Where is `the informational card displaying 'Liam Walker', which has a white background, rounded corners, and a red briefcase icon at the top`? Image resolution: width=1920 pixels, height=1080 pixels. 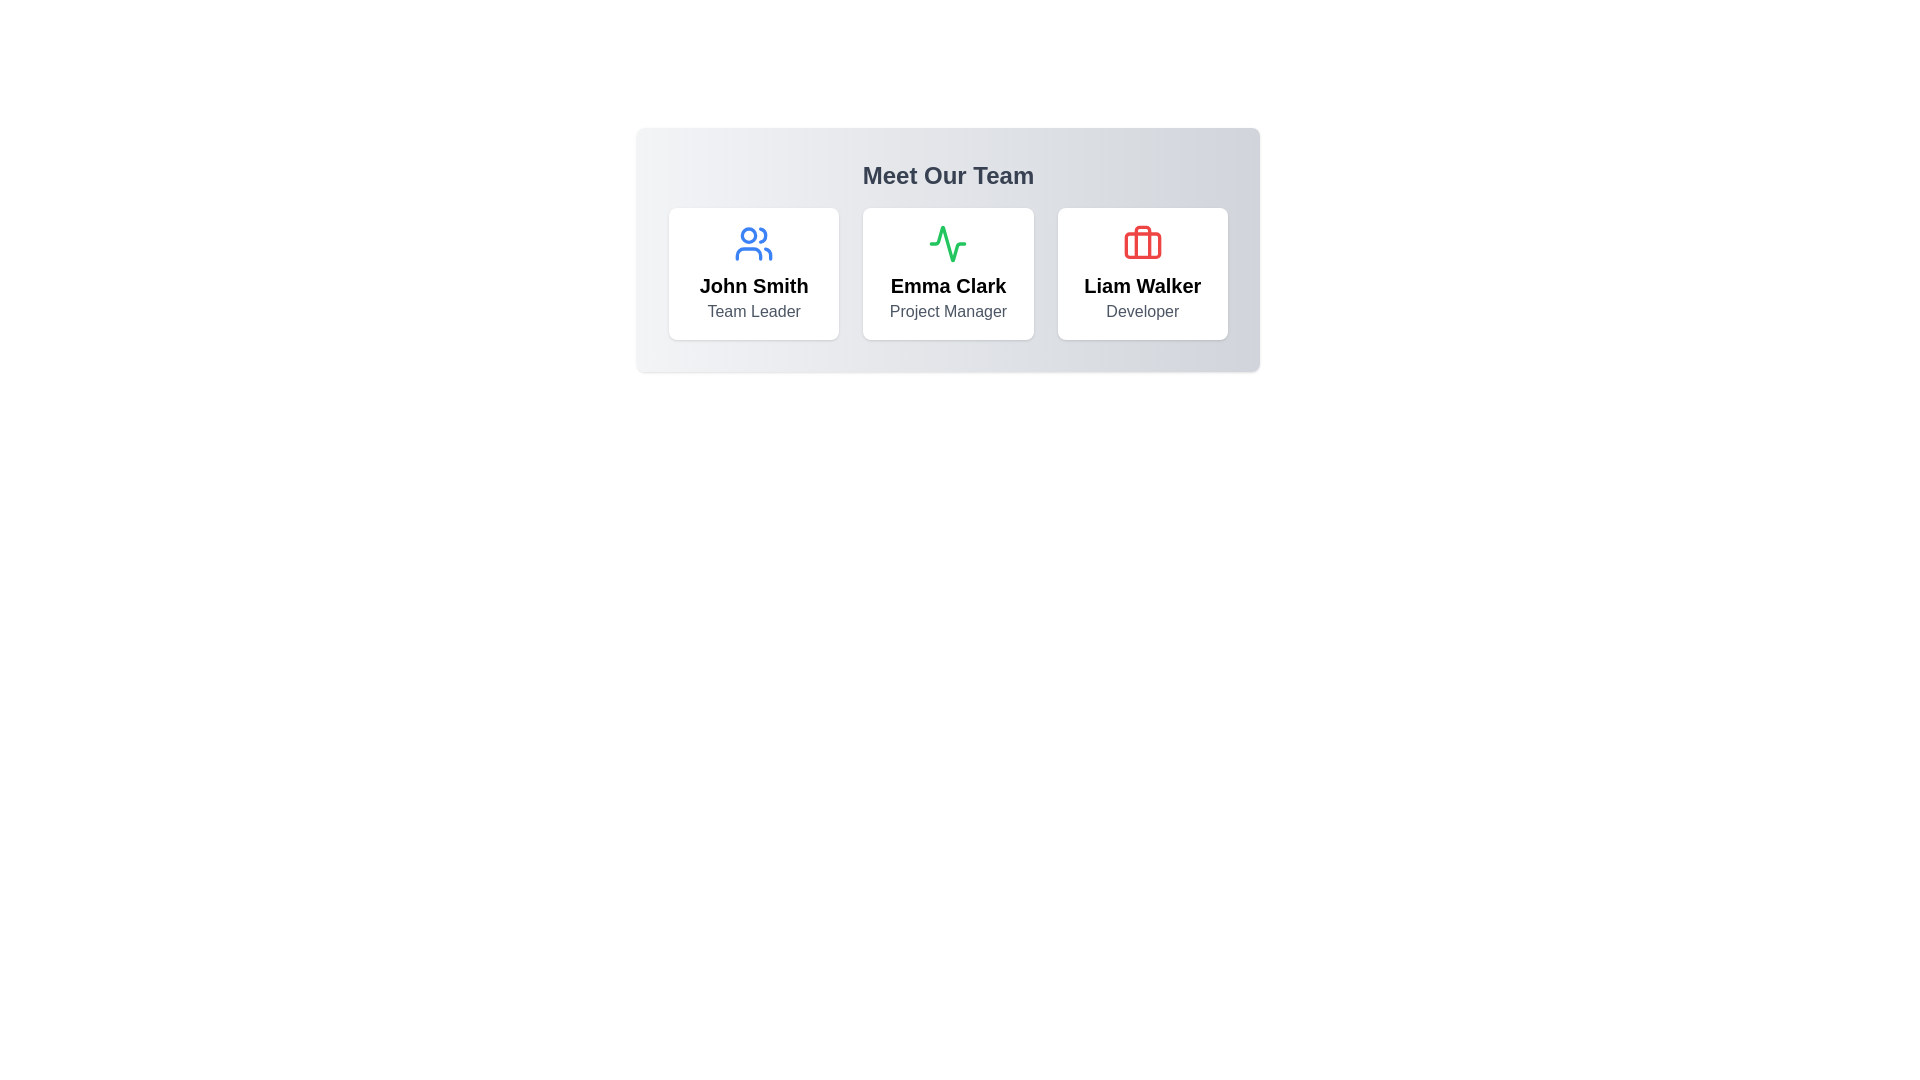
the informational card displaying 'Liam Walker', which has a white background, rounded corners, and a red briefcase icon at the top is located at coordinates (1142, 273).